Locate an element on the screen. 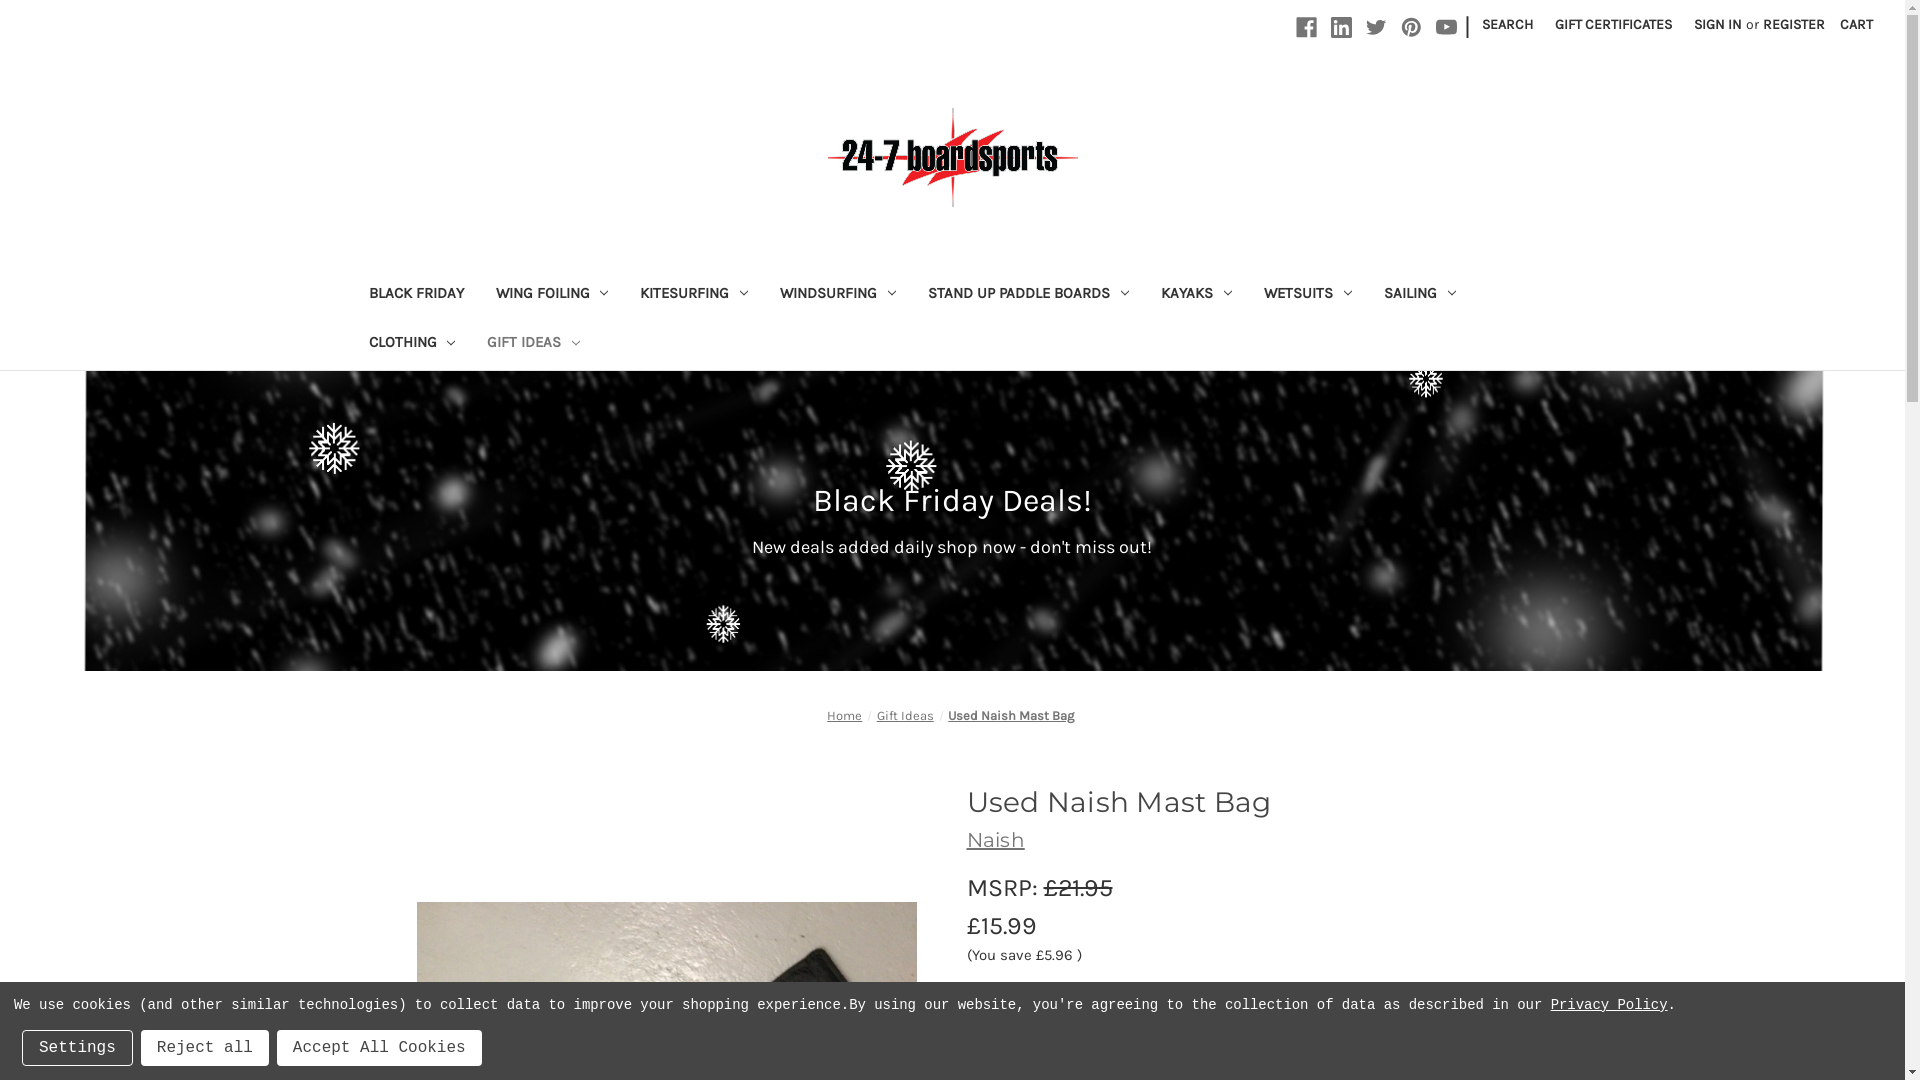 This screenshot has height=1080, width=1920. 'Used Naish Mast Bag' is located at coordinates (1011, 714).